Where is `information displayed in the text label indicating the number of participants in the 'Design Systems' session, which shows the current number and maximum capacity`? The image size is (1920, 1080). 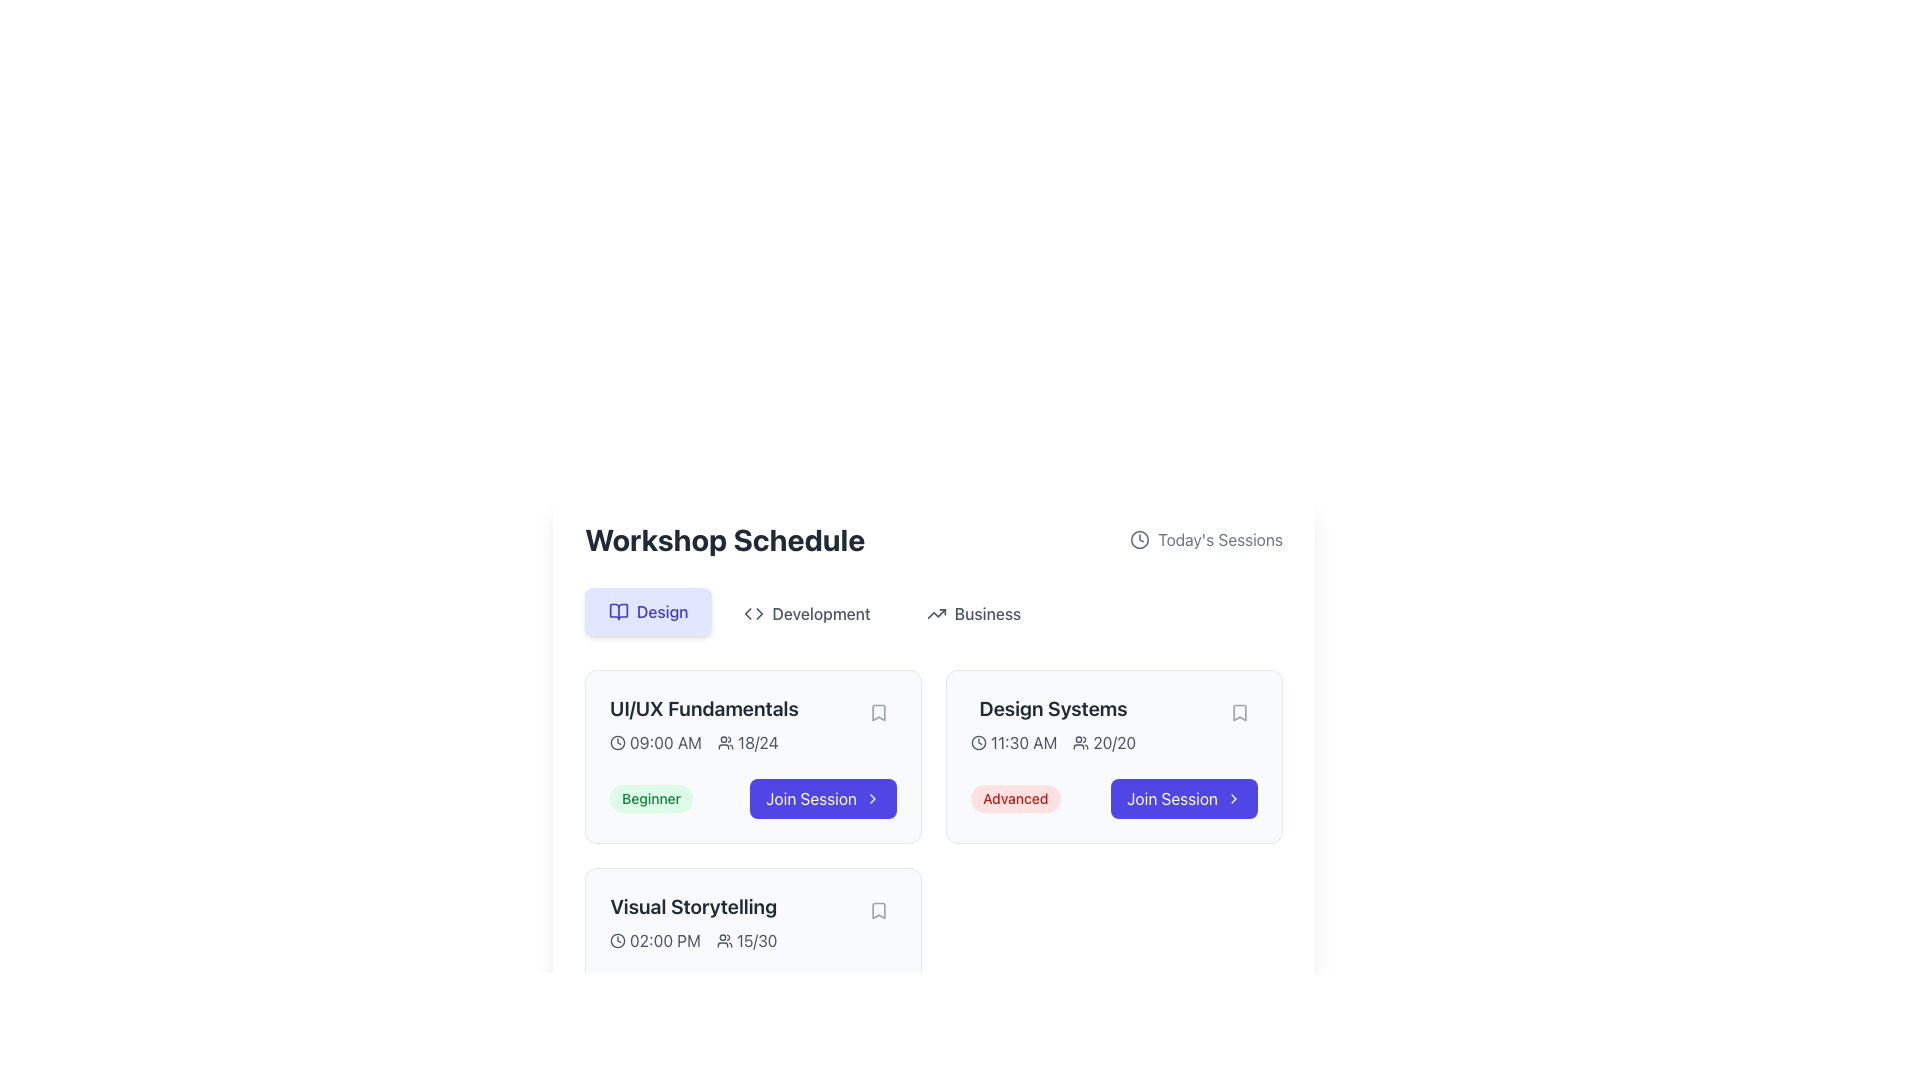
information displayed in the text label indicating the number of participants in the 'Design Systems' session, which shows the current number and maximum capacity is located at coordinates (1103, 743).